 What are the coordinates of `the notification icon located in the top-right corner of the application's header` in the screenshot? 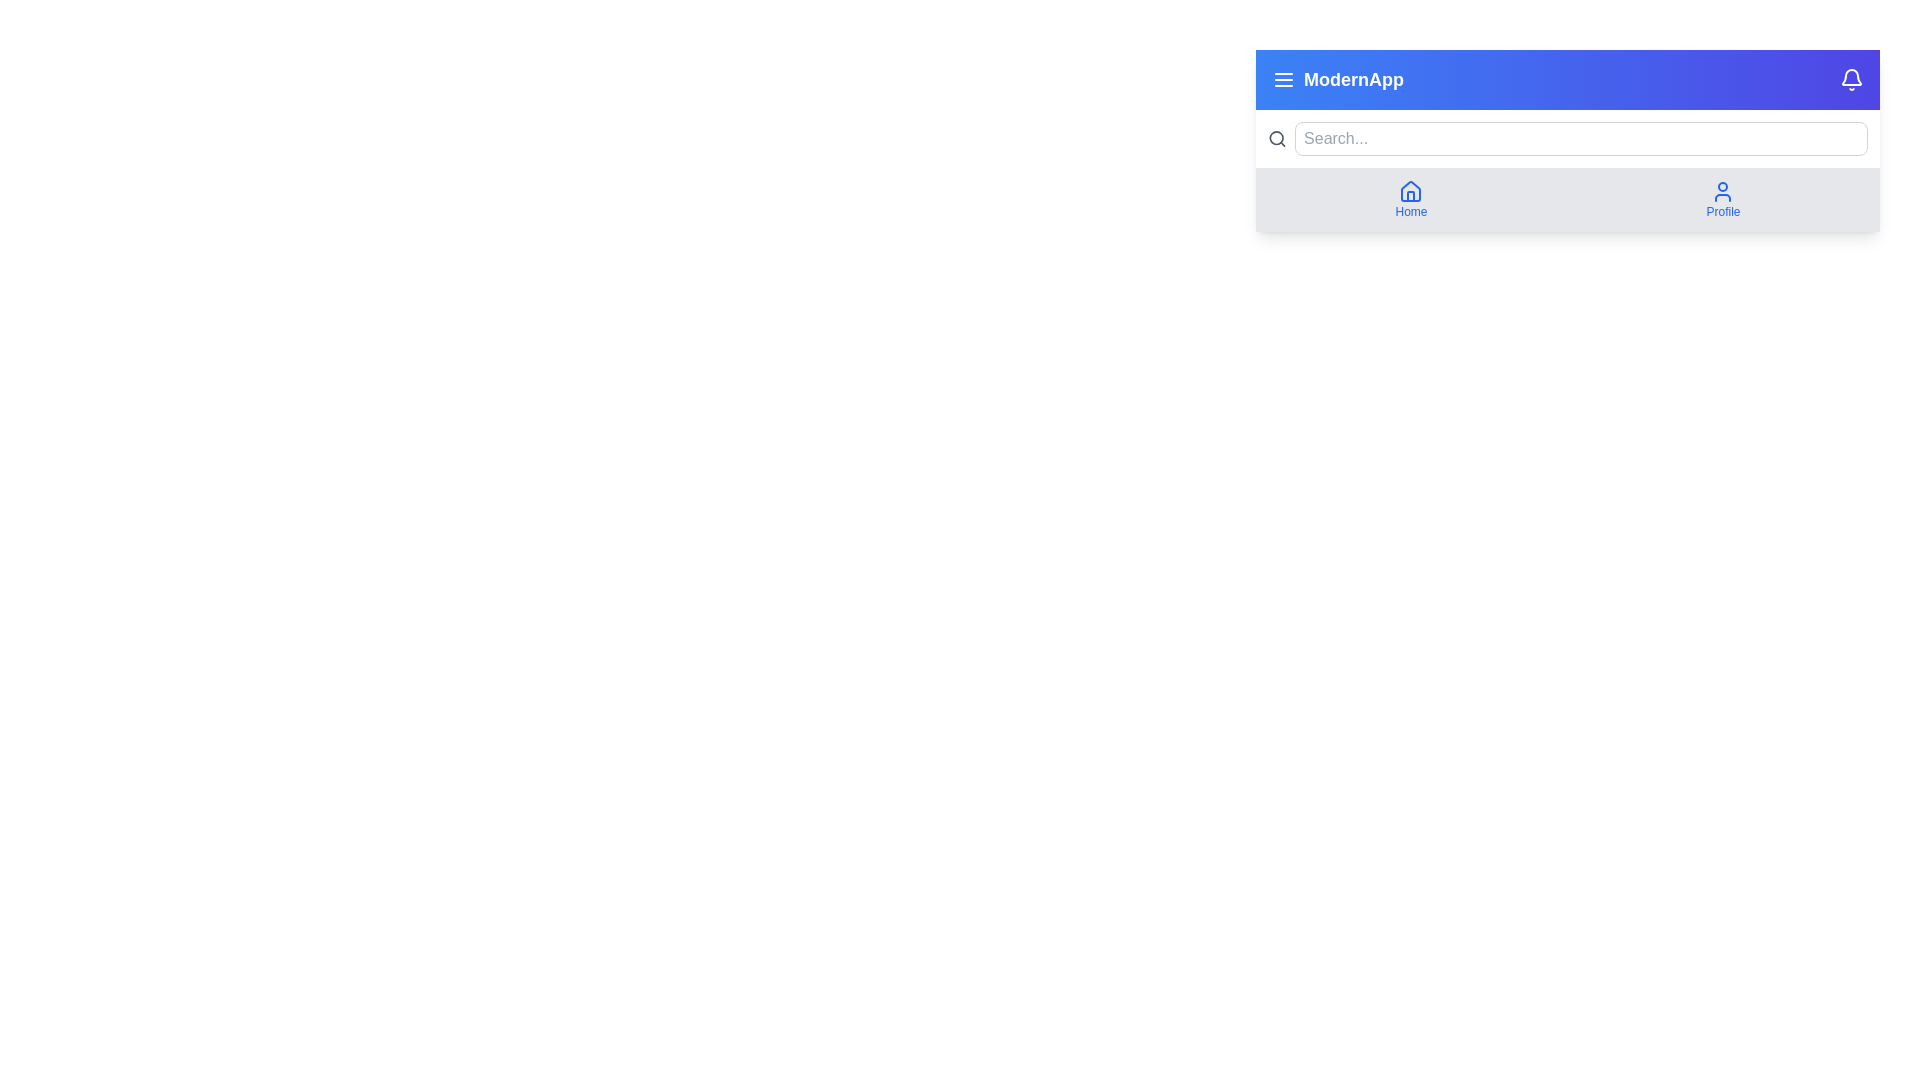 It's located at (1851, 79).